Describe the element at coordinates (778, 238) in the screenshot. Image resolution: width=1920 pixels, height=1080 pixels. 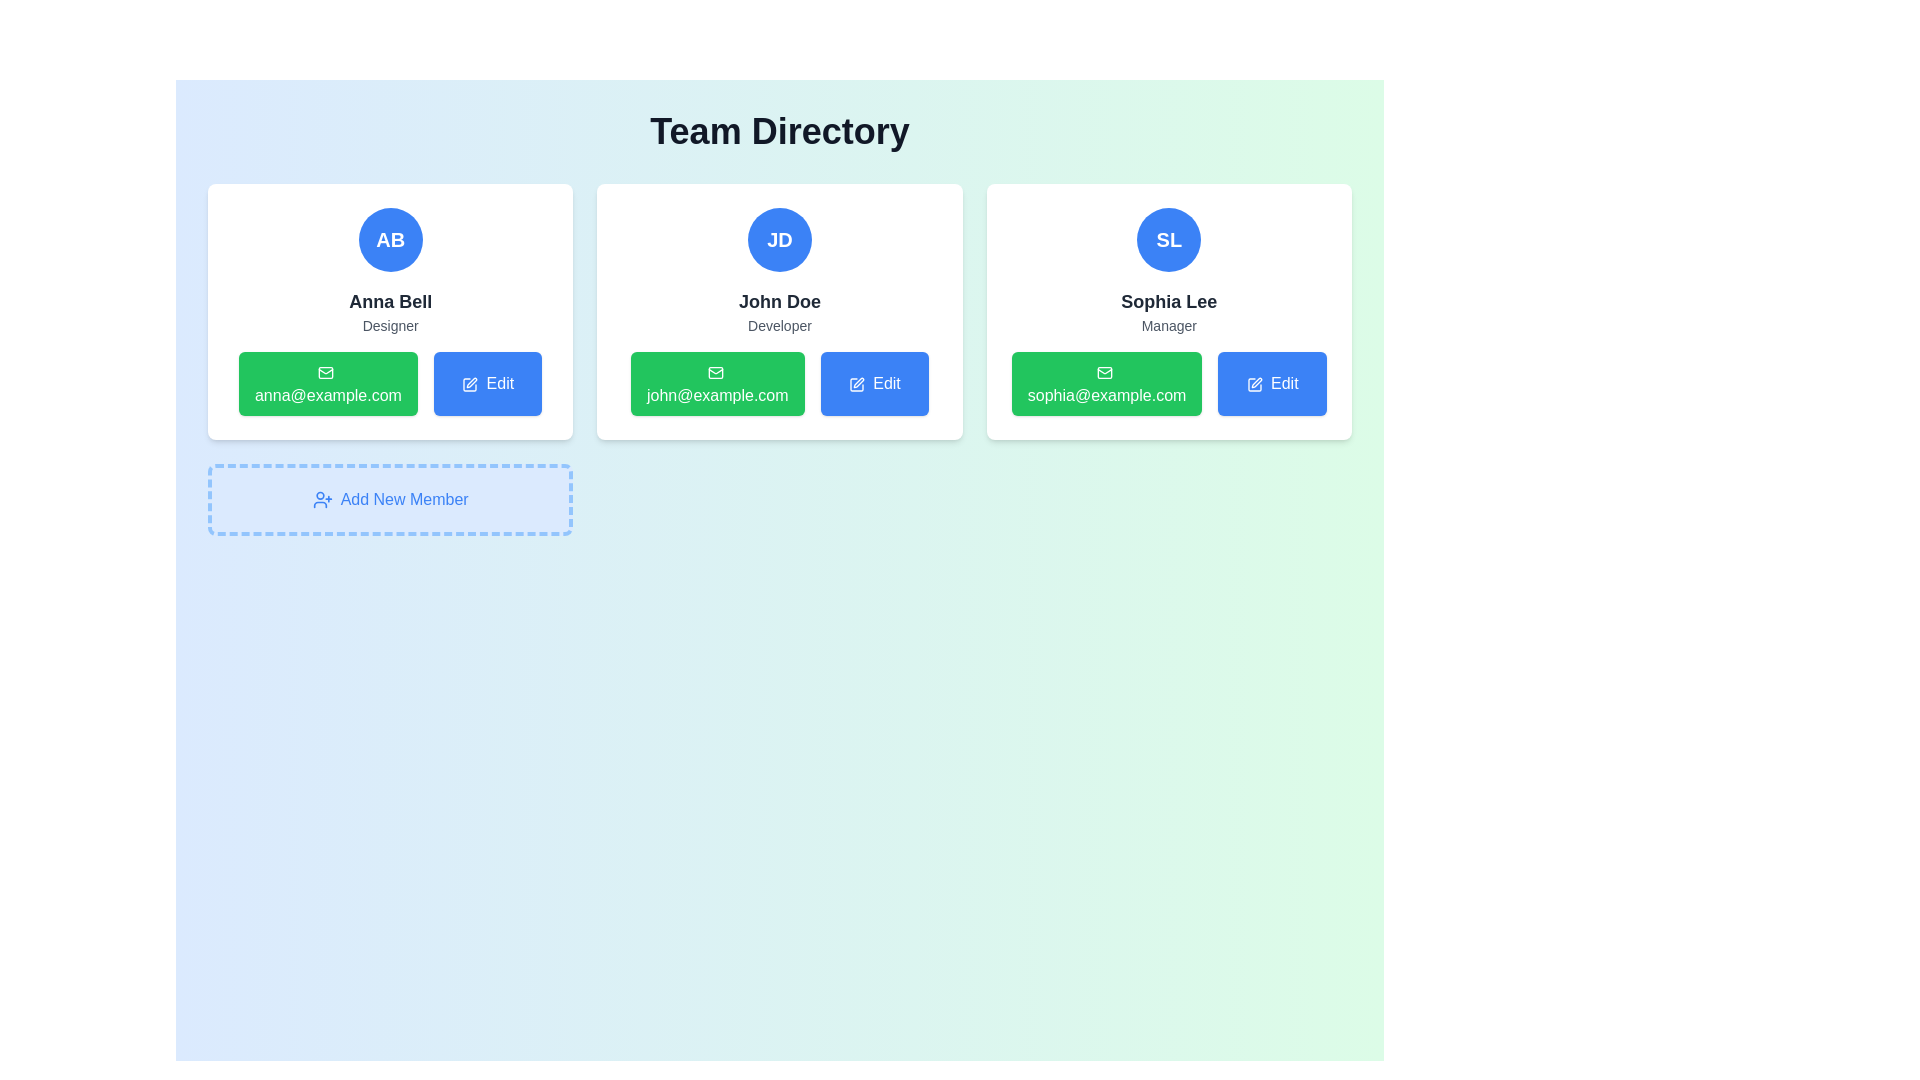
I see `the Avatar component representing 'John Doe', which is a circular element with a blue background and bold white text 'JD'` at that location.